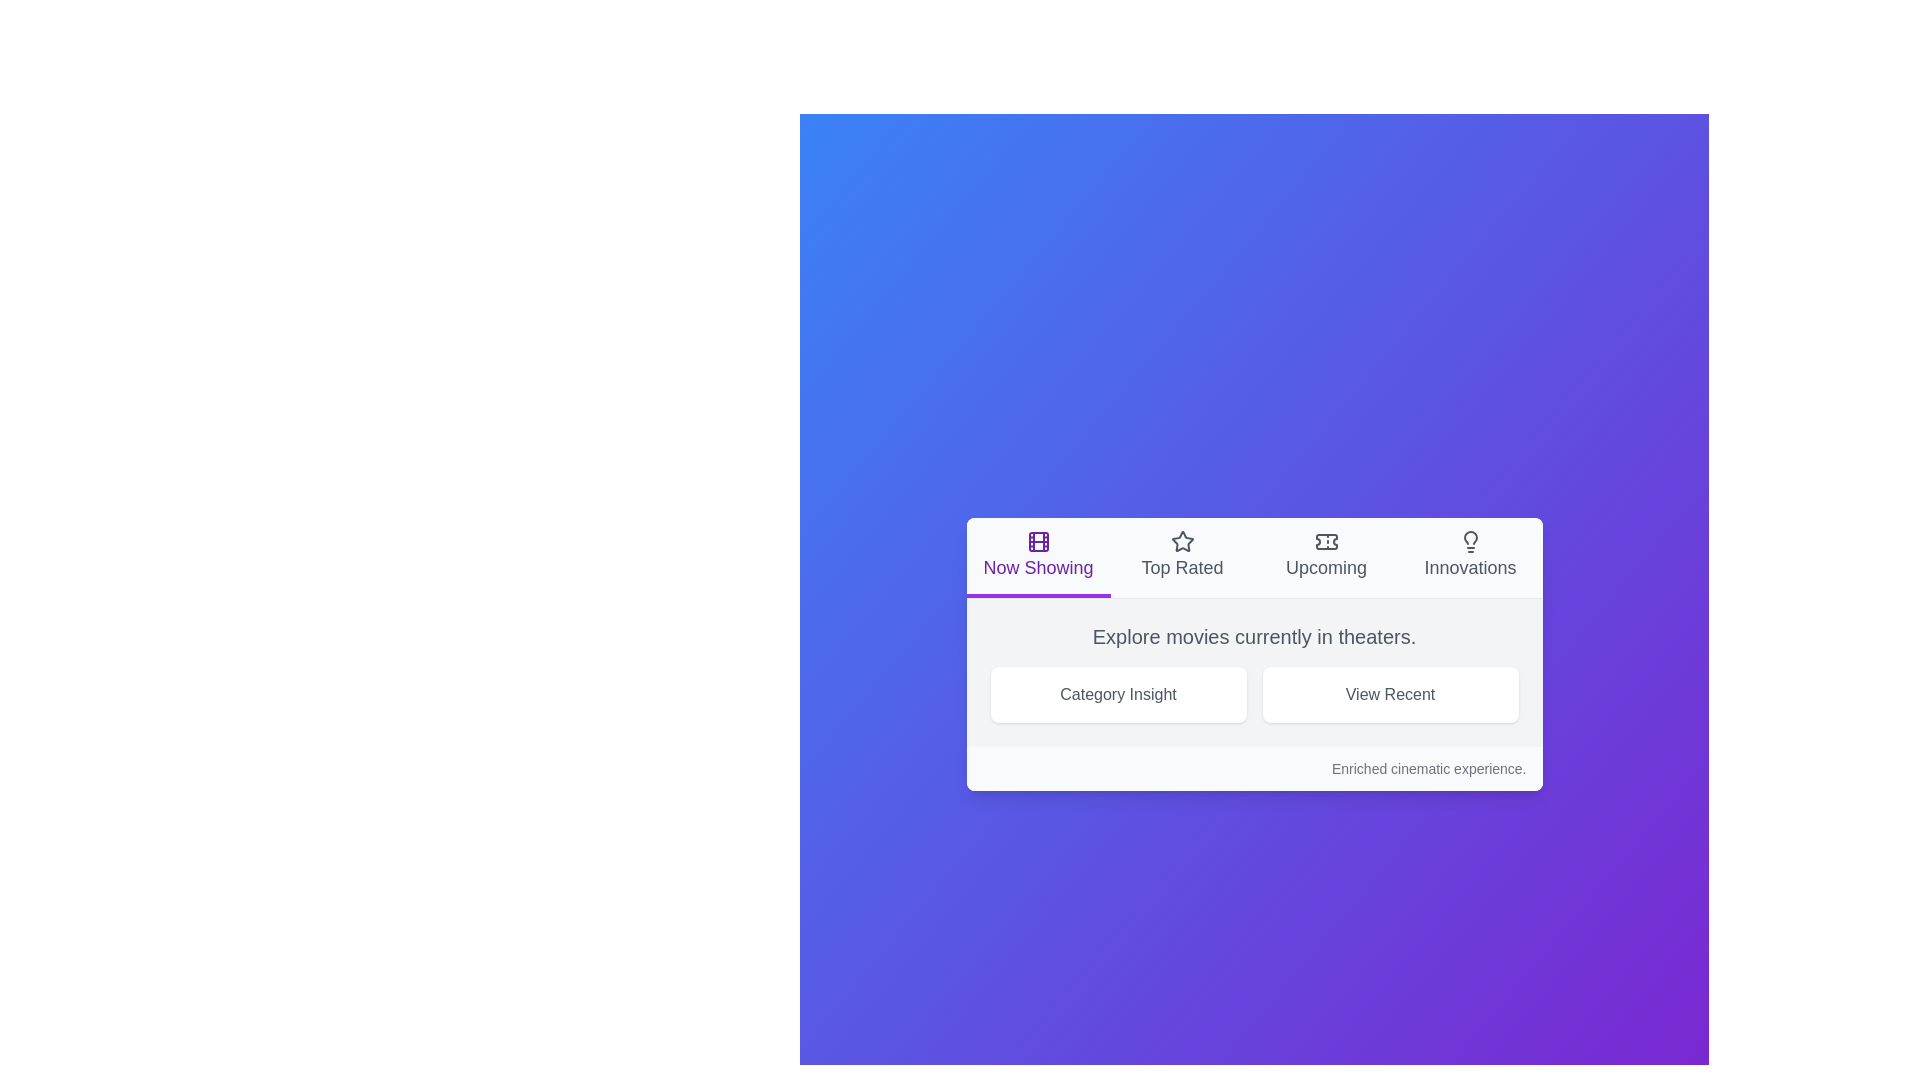 The image size is (1920, 1080). What do you see at coordinates (1038, 555) in the screenshot?
I see `the navigational tab labeled 'Now Showing' with a film strip icon` at bounding box center [1038, 555].